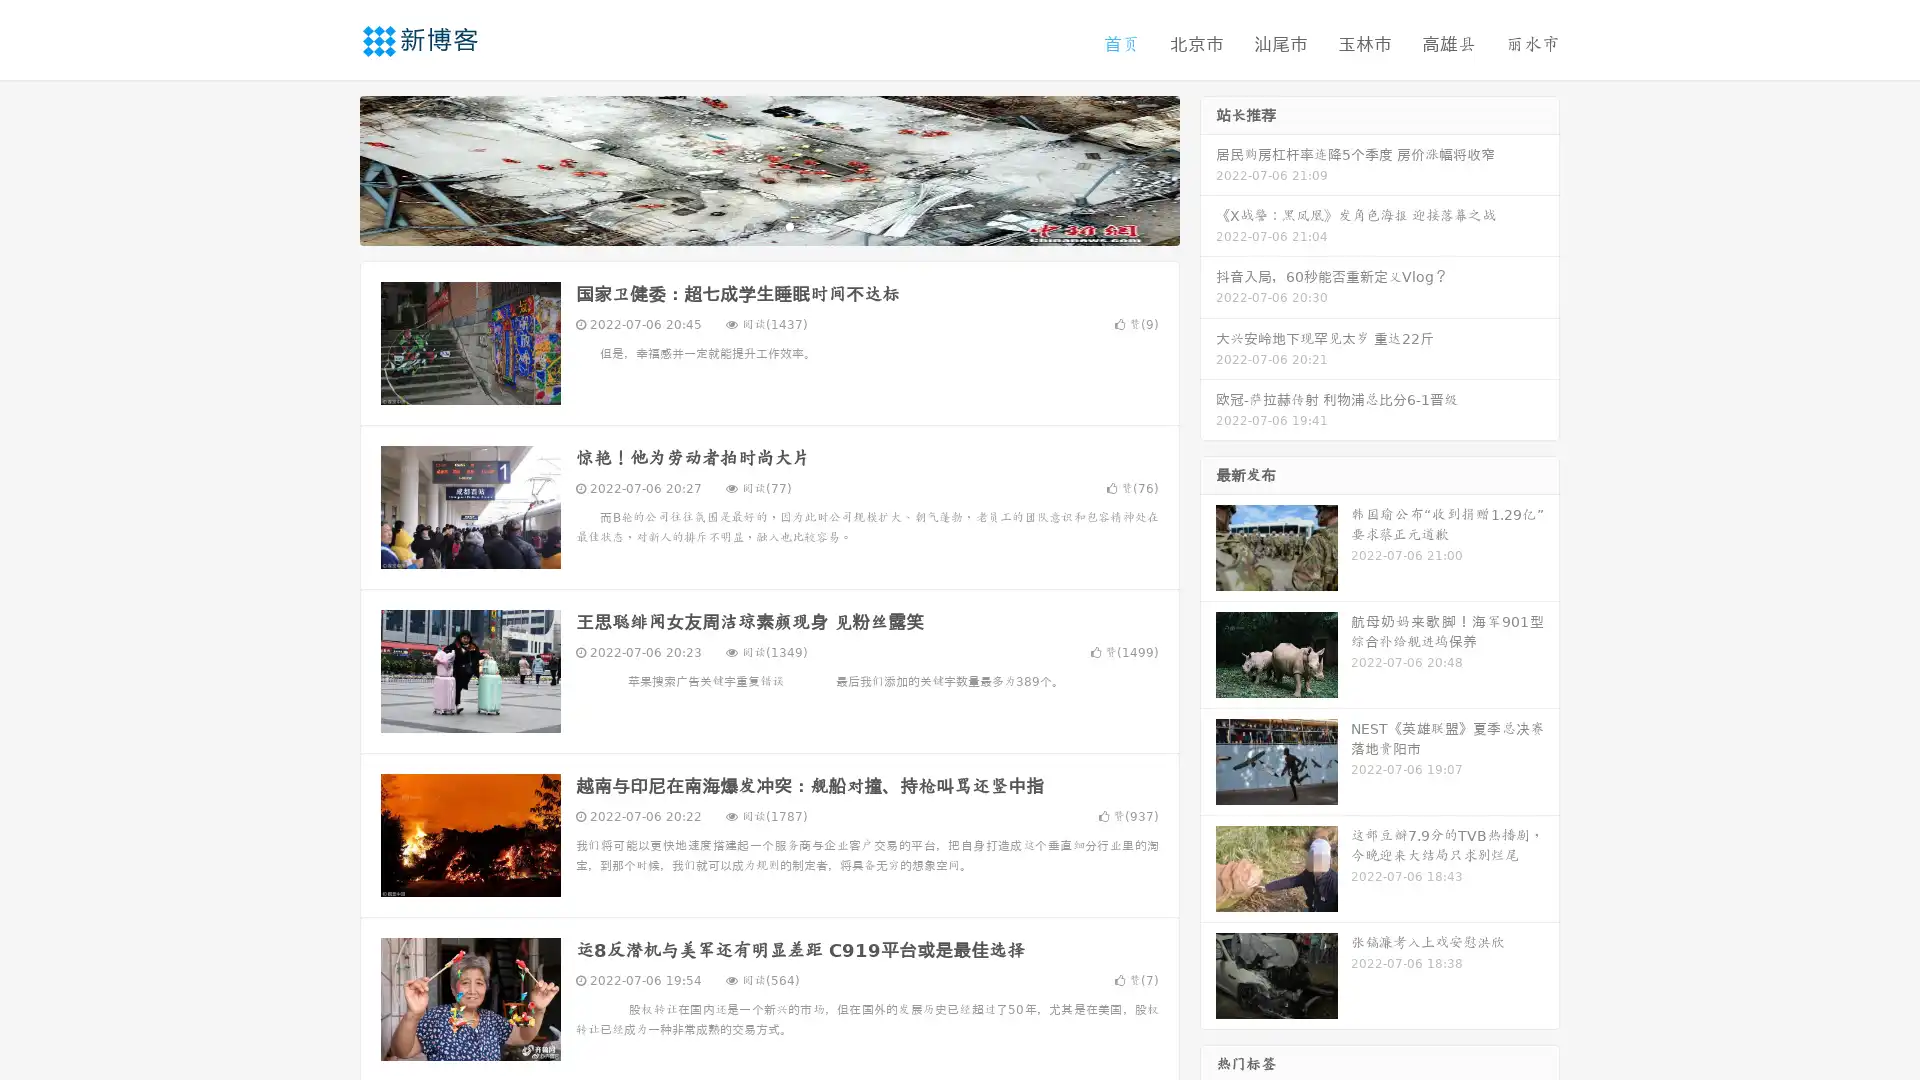 This screenshot has height=1080, width=1920. What do you see at coordinates (789, 225) in the screenshot?
I see `Go to slide 3` at bounding box center [789, 225].